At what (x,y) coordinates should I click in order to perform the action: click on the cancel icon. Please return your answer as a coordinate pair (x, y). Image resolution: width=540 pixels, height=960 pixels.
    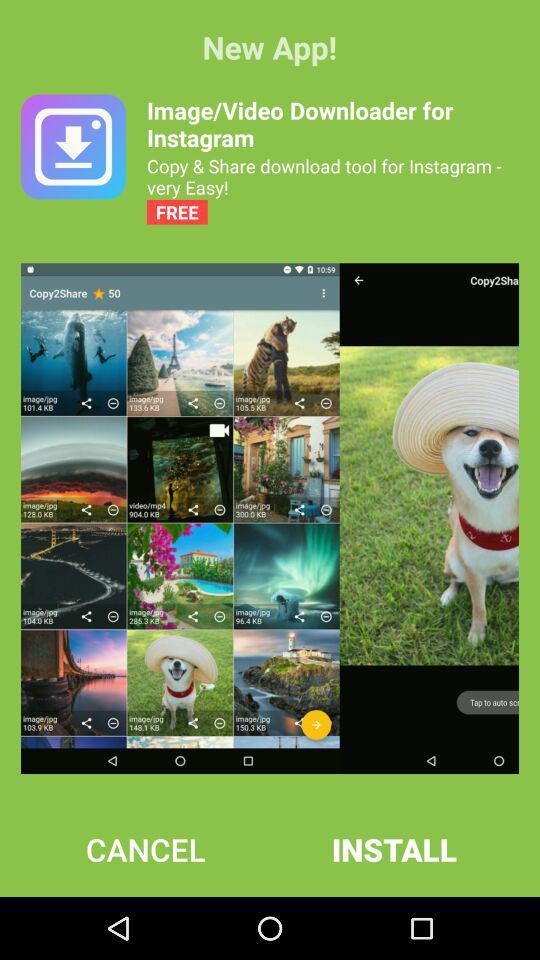
    Looking at the image, I should click on (144, 848).